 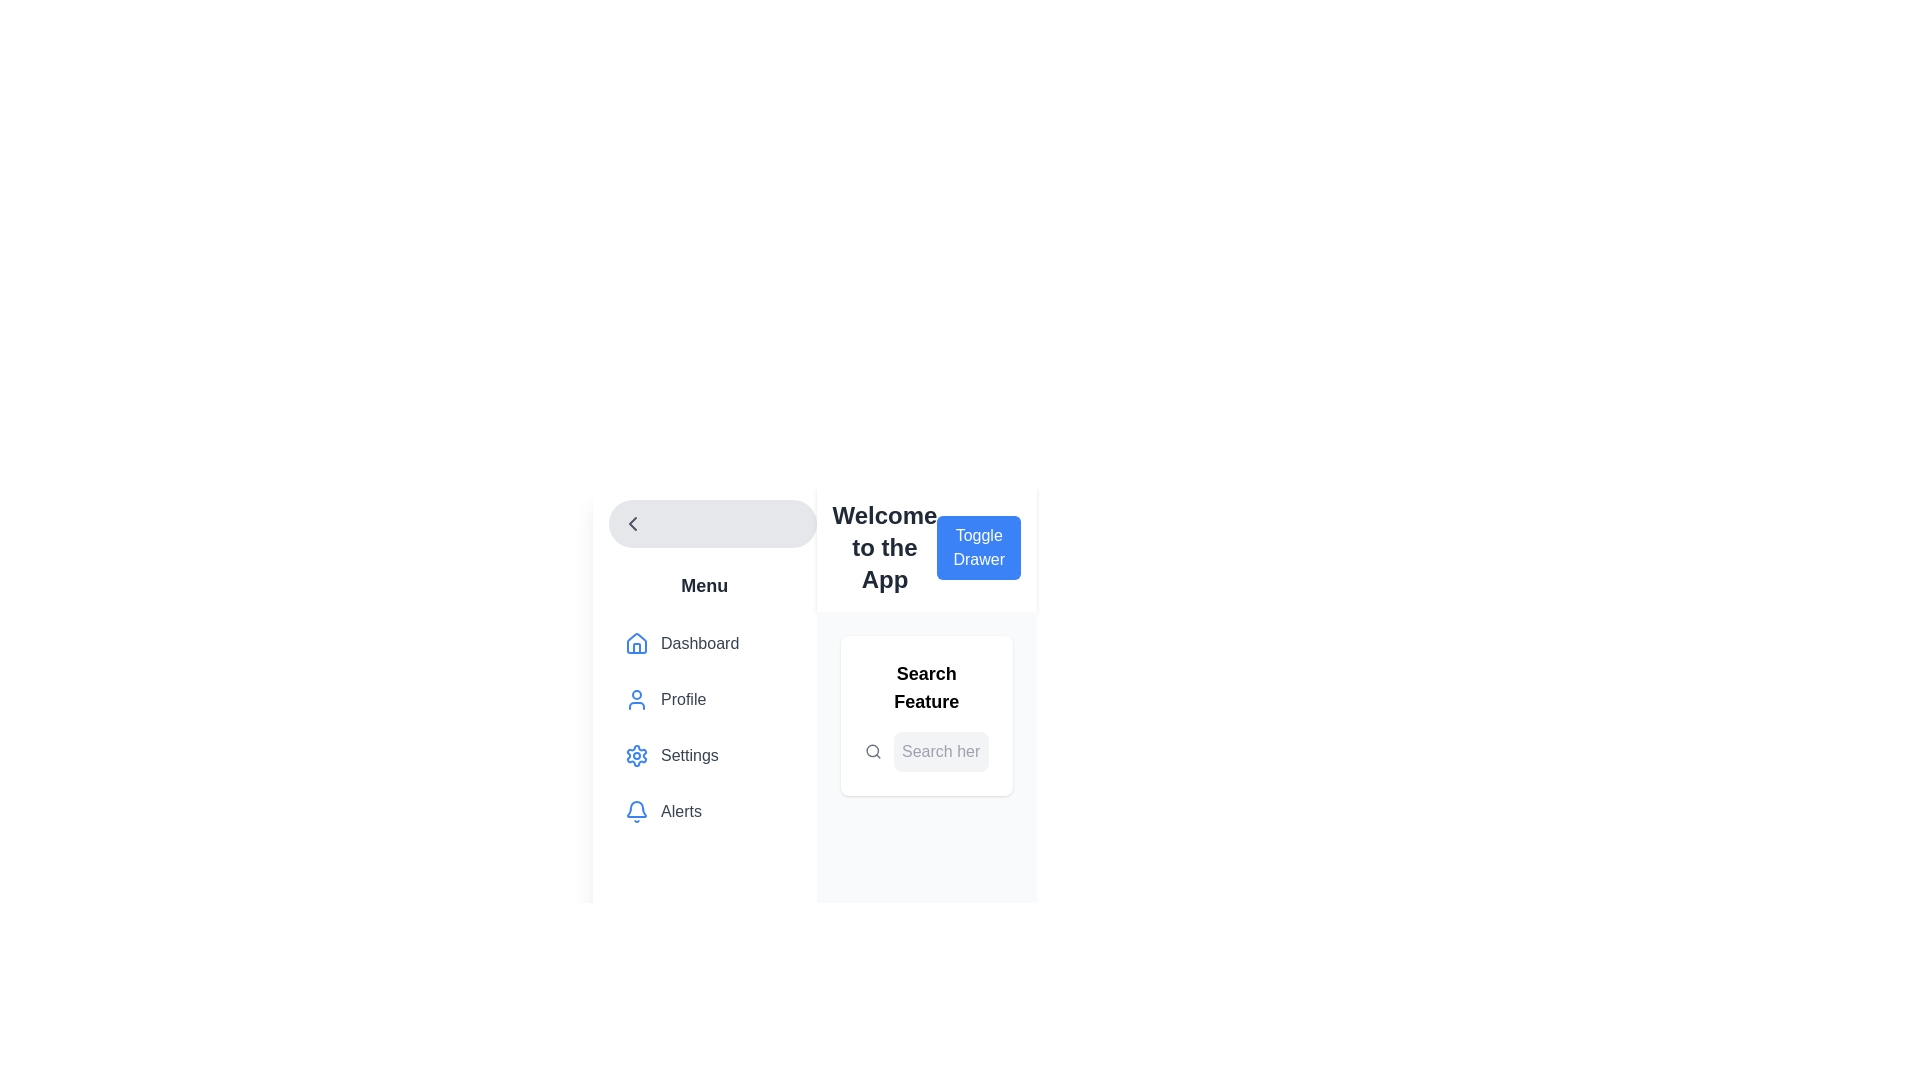 What do you see at coordinates (632, 523) in the screenshot?
I see `the left-pointing chevron icon within the rounded button located in the upper-left section of the sidebar menu` at bounding box center [632, 523].